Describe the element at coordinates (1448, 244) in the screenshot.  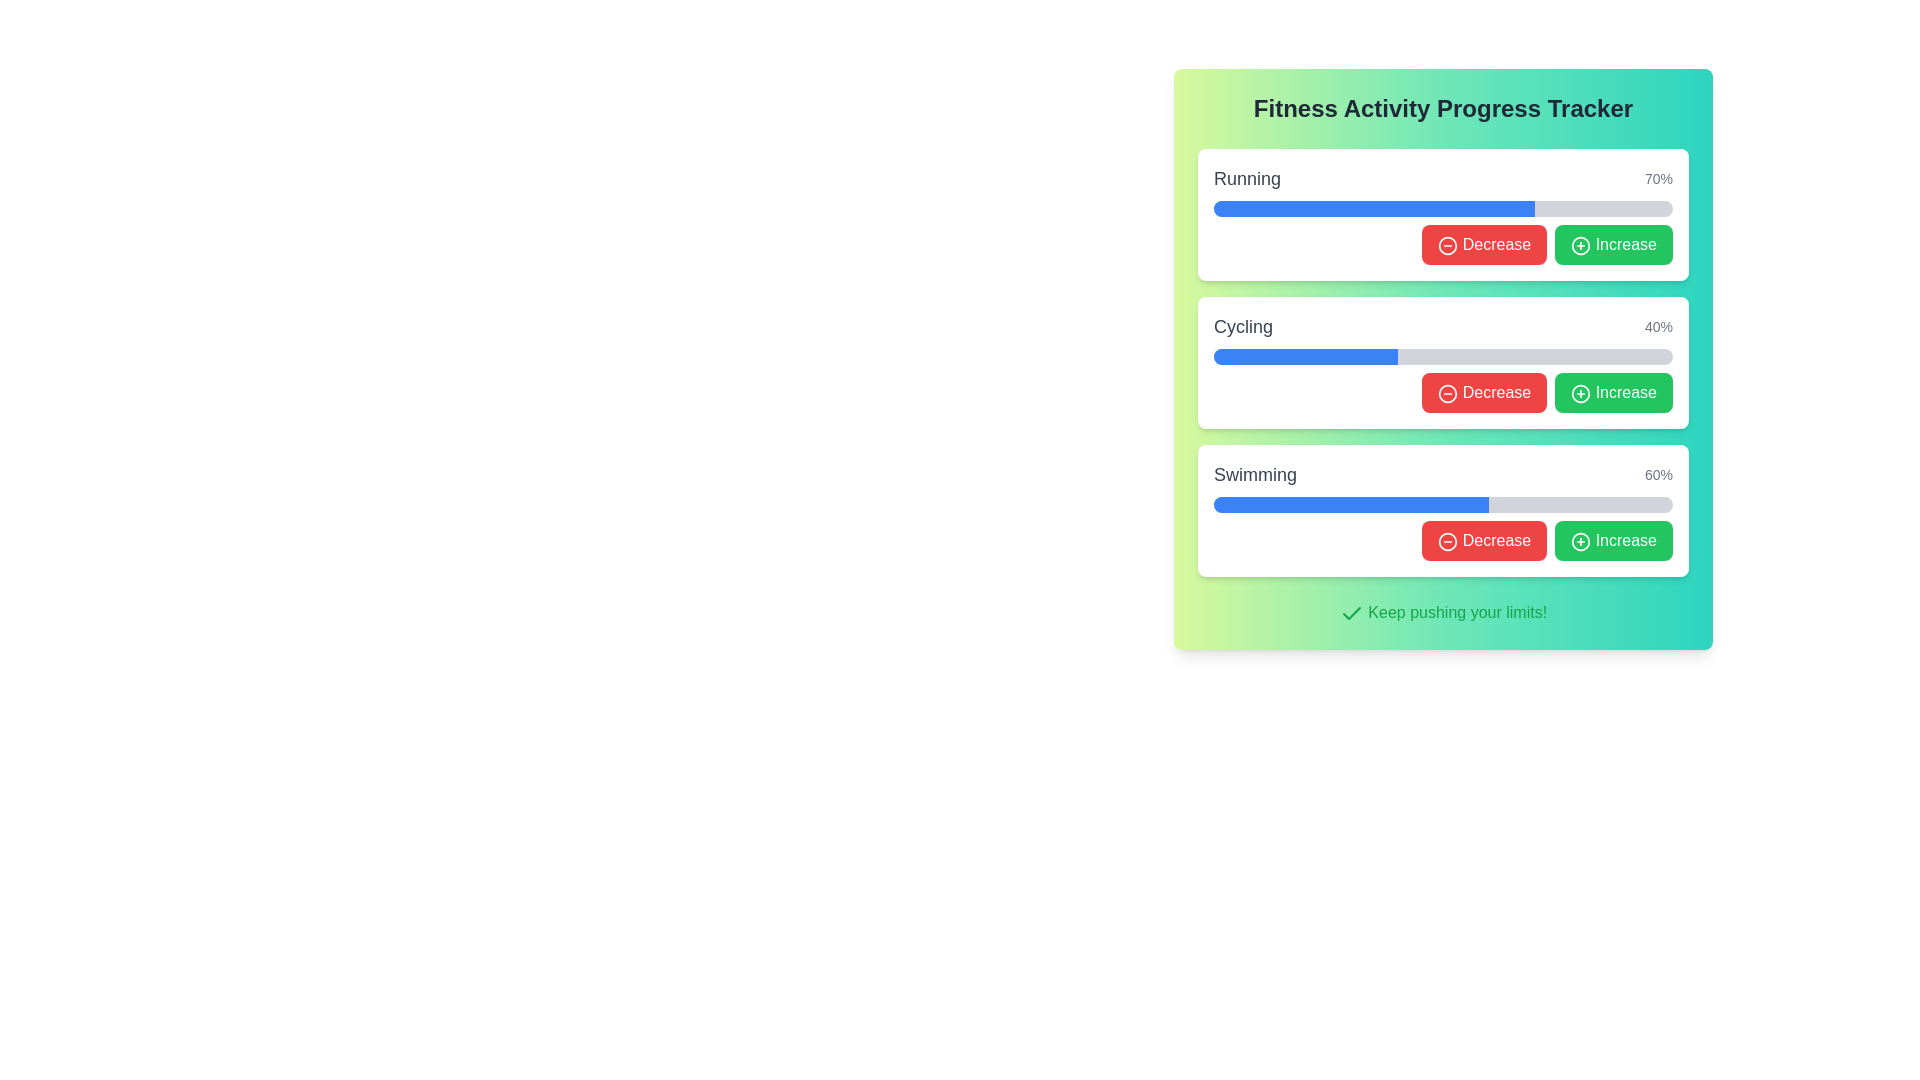
I see `the 'Decrease' button which is represented by an SVG circle element indicating decrease functionality, located near the top of the grouped activity tracker interface` at that location.